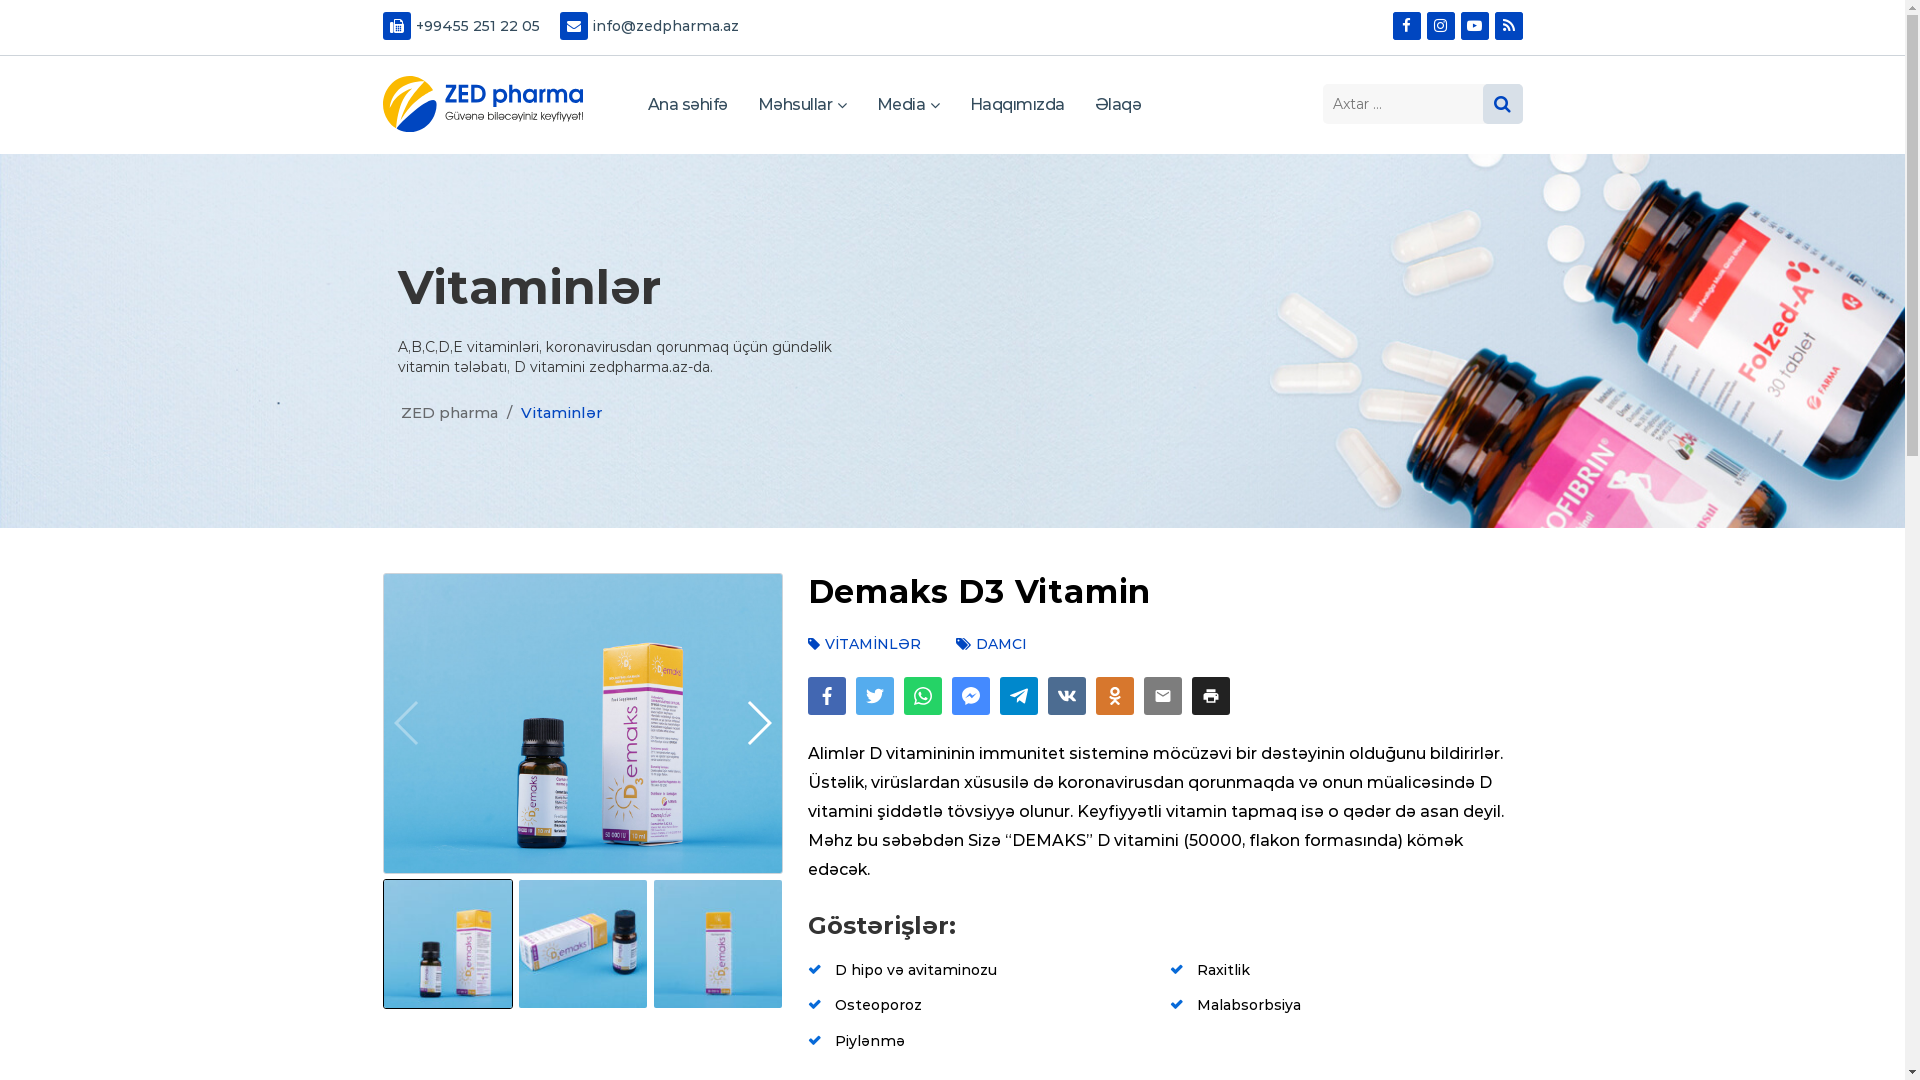 The width and height of the screenshot is (1920, 1080). I want to click on 'RSS', so click(1507, 26).